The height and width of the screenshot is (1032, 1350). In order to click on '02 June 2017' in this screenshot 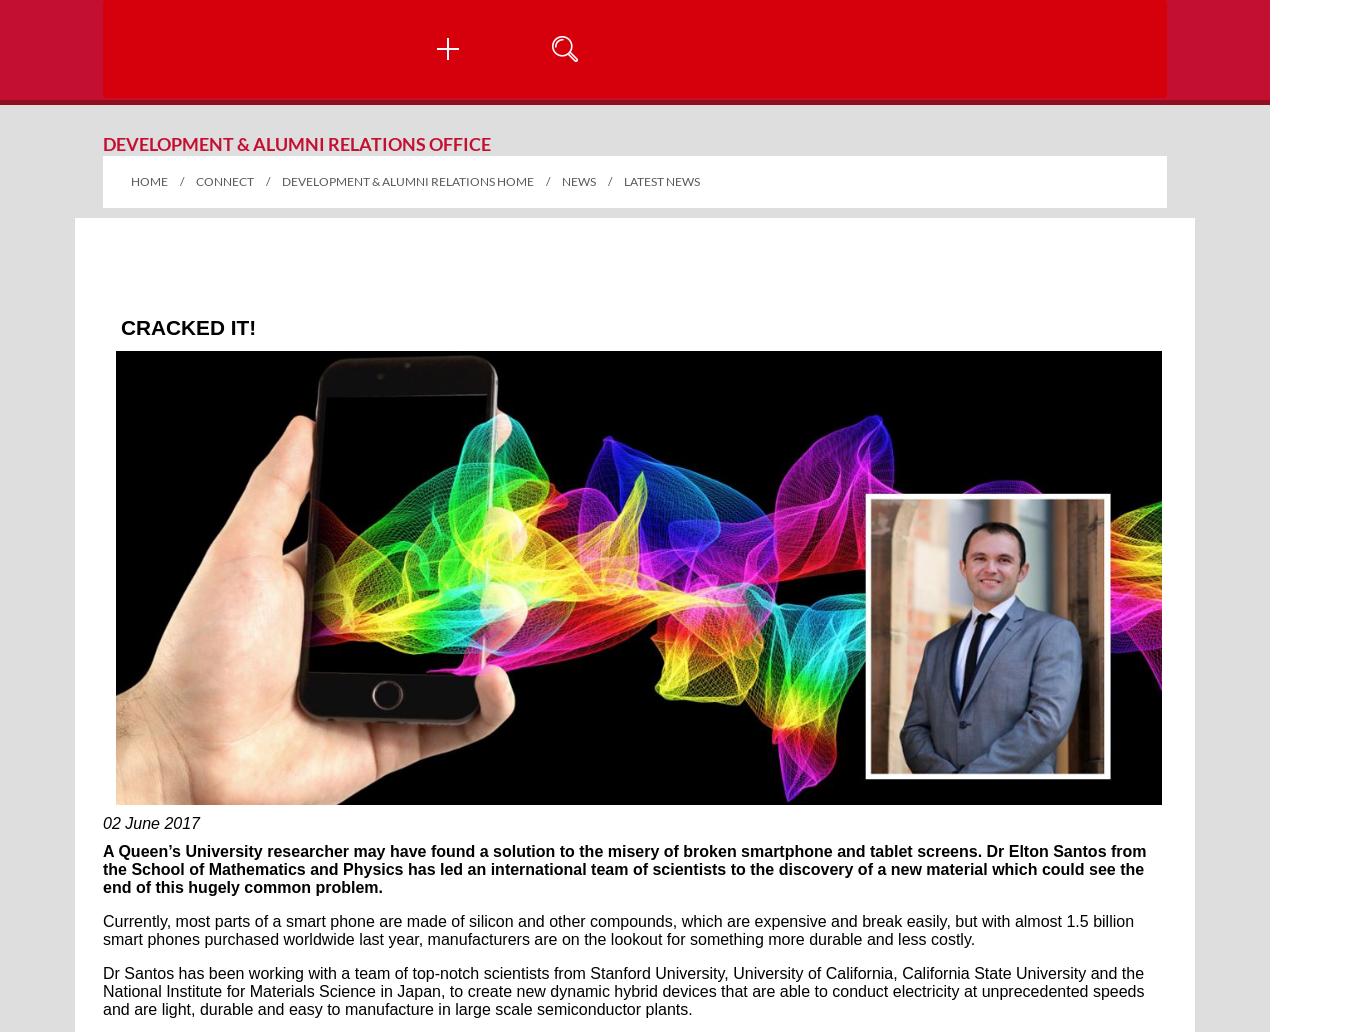, I will do `click(151, 822)`.